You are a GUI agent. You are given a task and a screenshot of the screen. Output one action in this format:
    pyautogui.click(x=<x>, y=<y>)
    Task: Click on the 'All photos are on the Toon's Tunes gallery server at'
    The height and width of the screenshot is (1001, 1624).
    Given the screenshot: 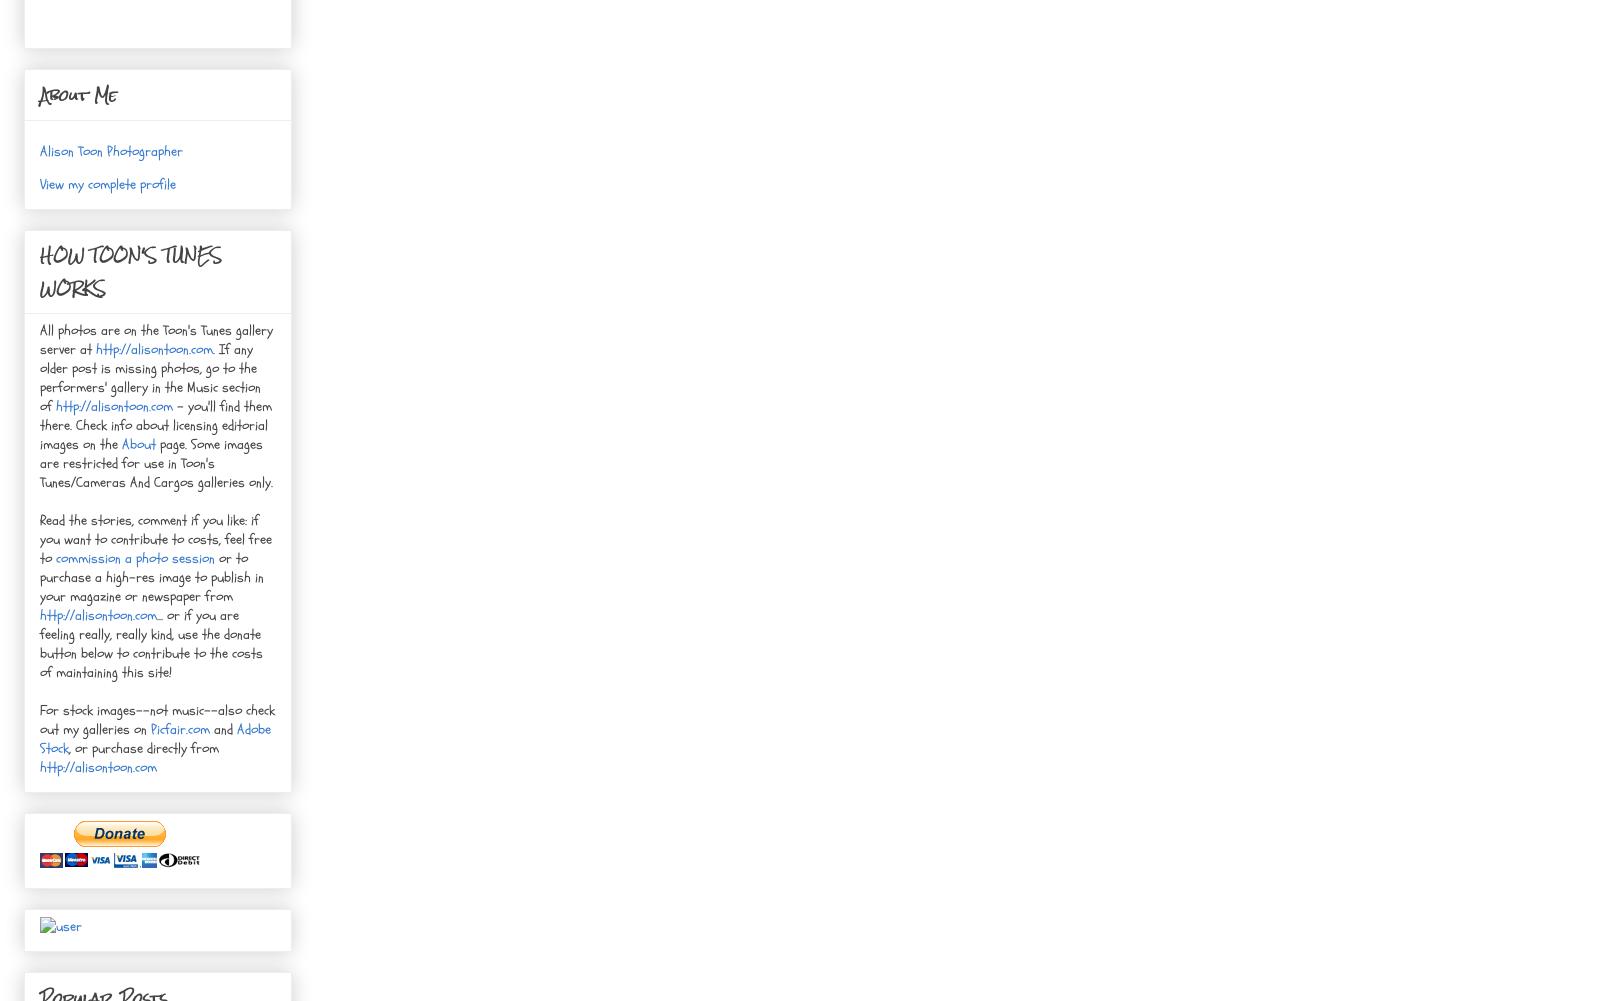 What is the action you would take?
    pyautogui.click(x=39, y=340)
    